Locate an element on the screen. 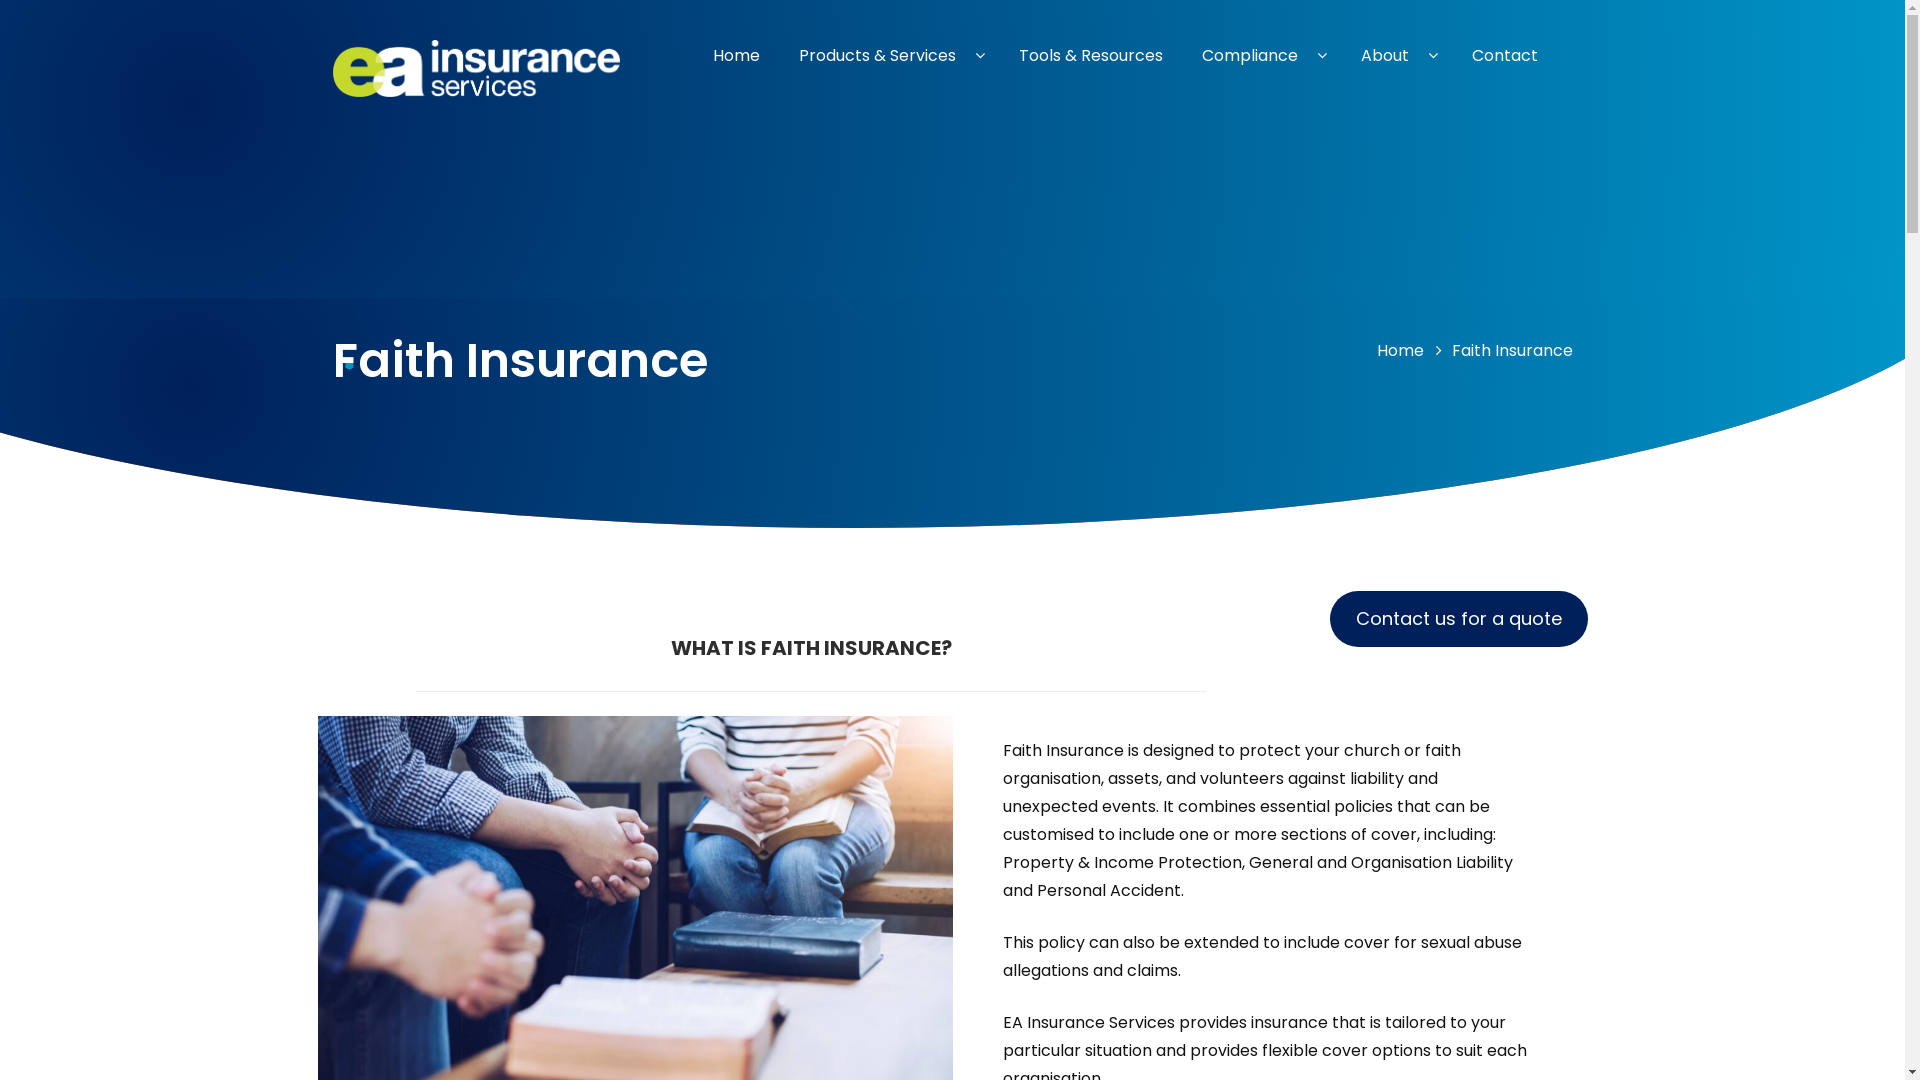 This screenshot has height=1080, width=1920. 'Home' is located at coordinates (1375, 348).